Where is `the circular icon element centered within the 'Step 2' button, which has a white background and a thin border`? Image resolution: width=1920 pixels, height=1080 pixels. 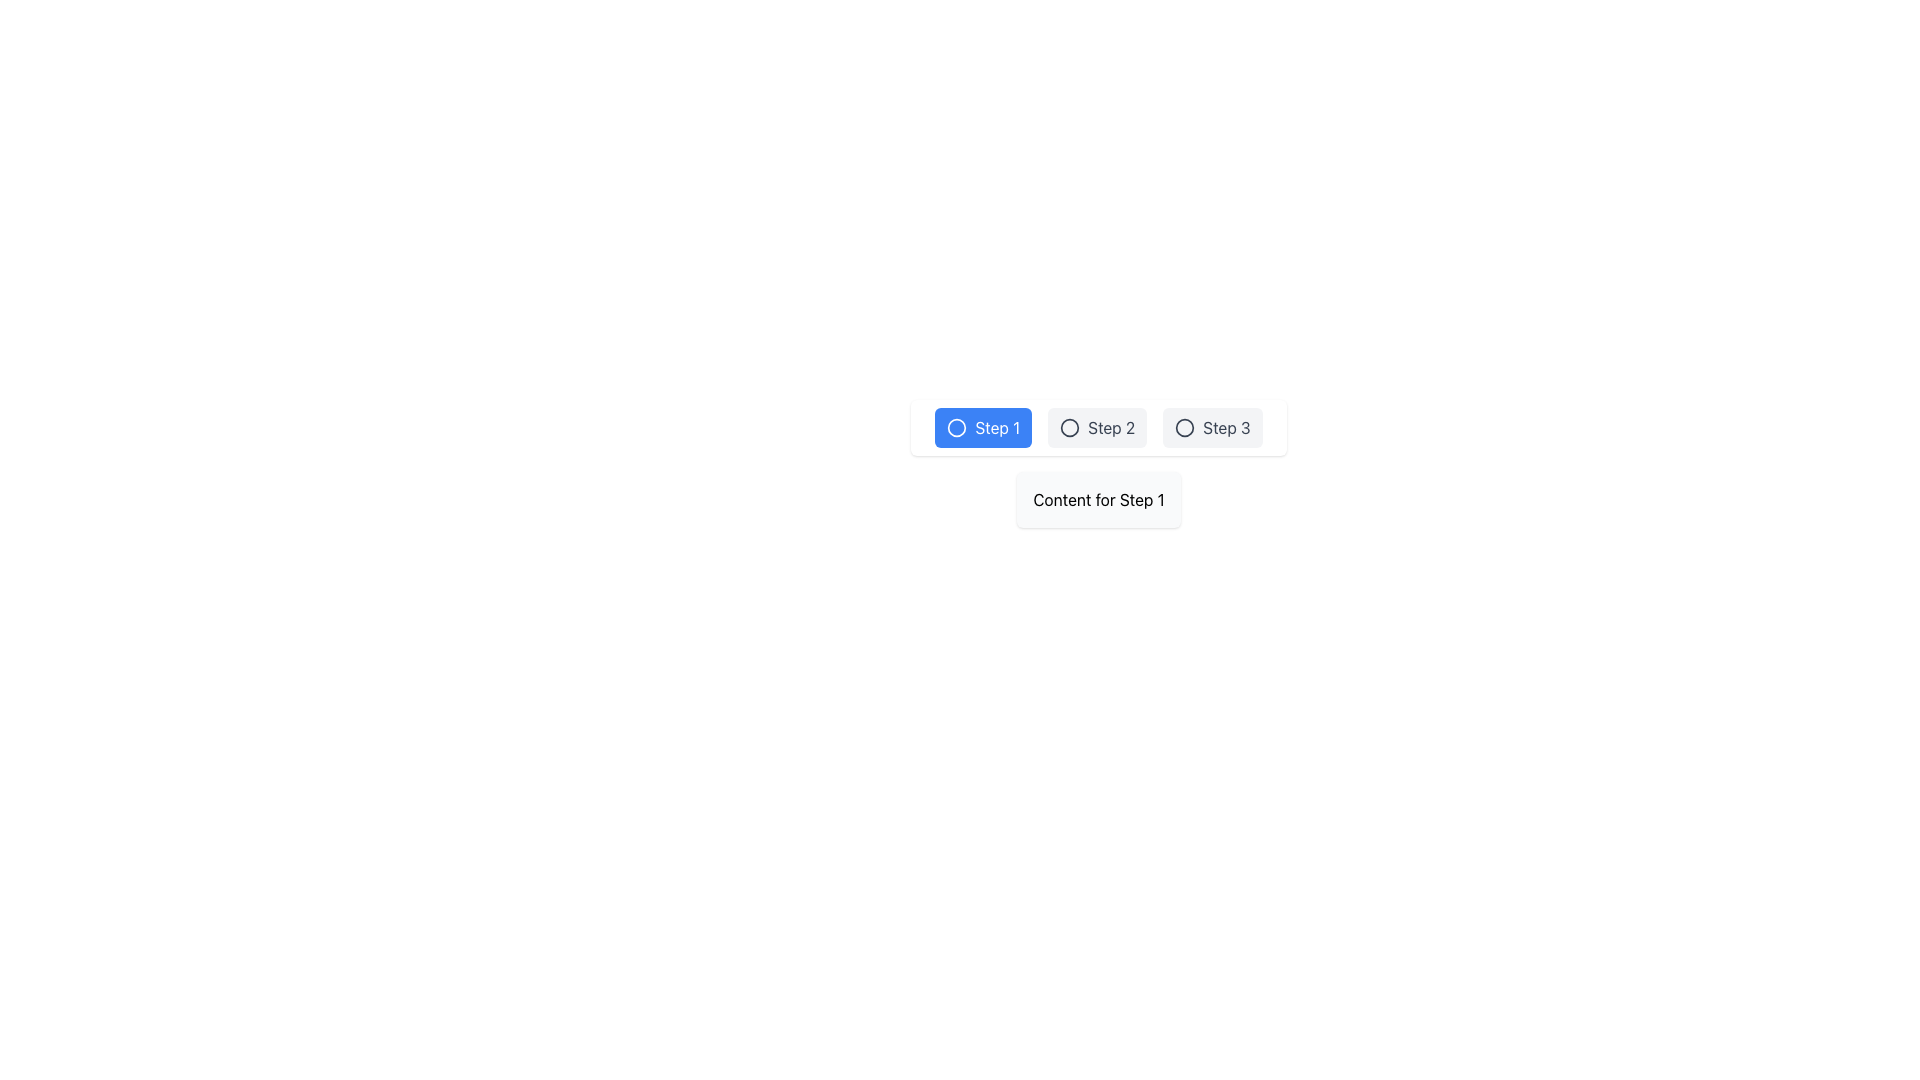 the circular icon element centered within the 'Step 2' button, which has a white background and a thin border is located at coordinates (1069, 427).